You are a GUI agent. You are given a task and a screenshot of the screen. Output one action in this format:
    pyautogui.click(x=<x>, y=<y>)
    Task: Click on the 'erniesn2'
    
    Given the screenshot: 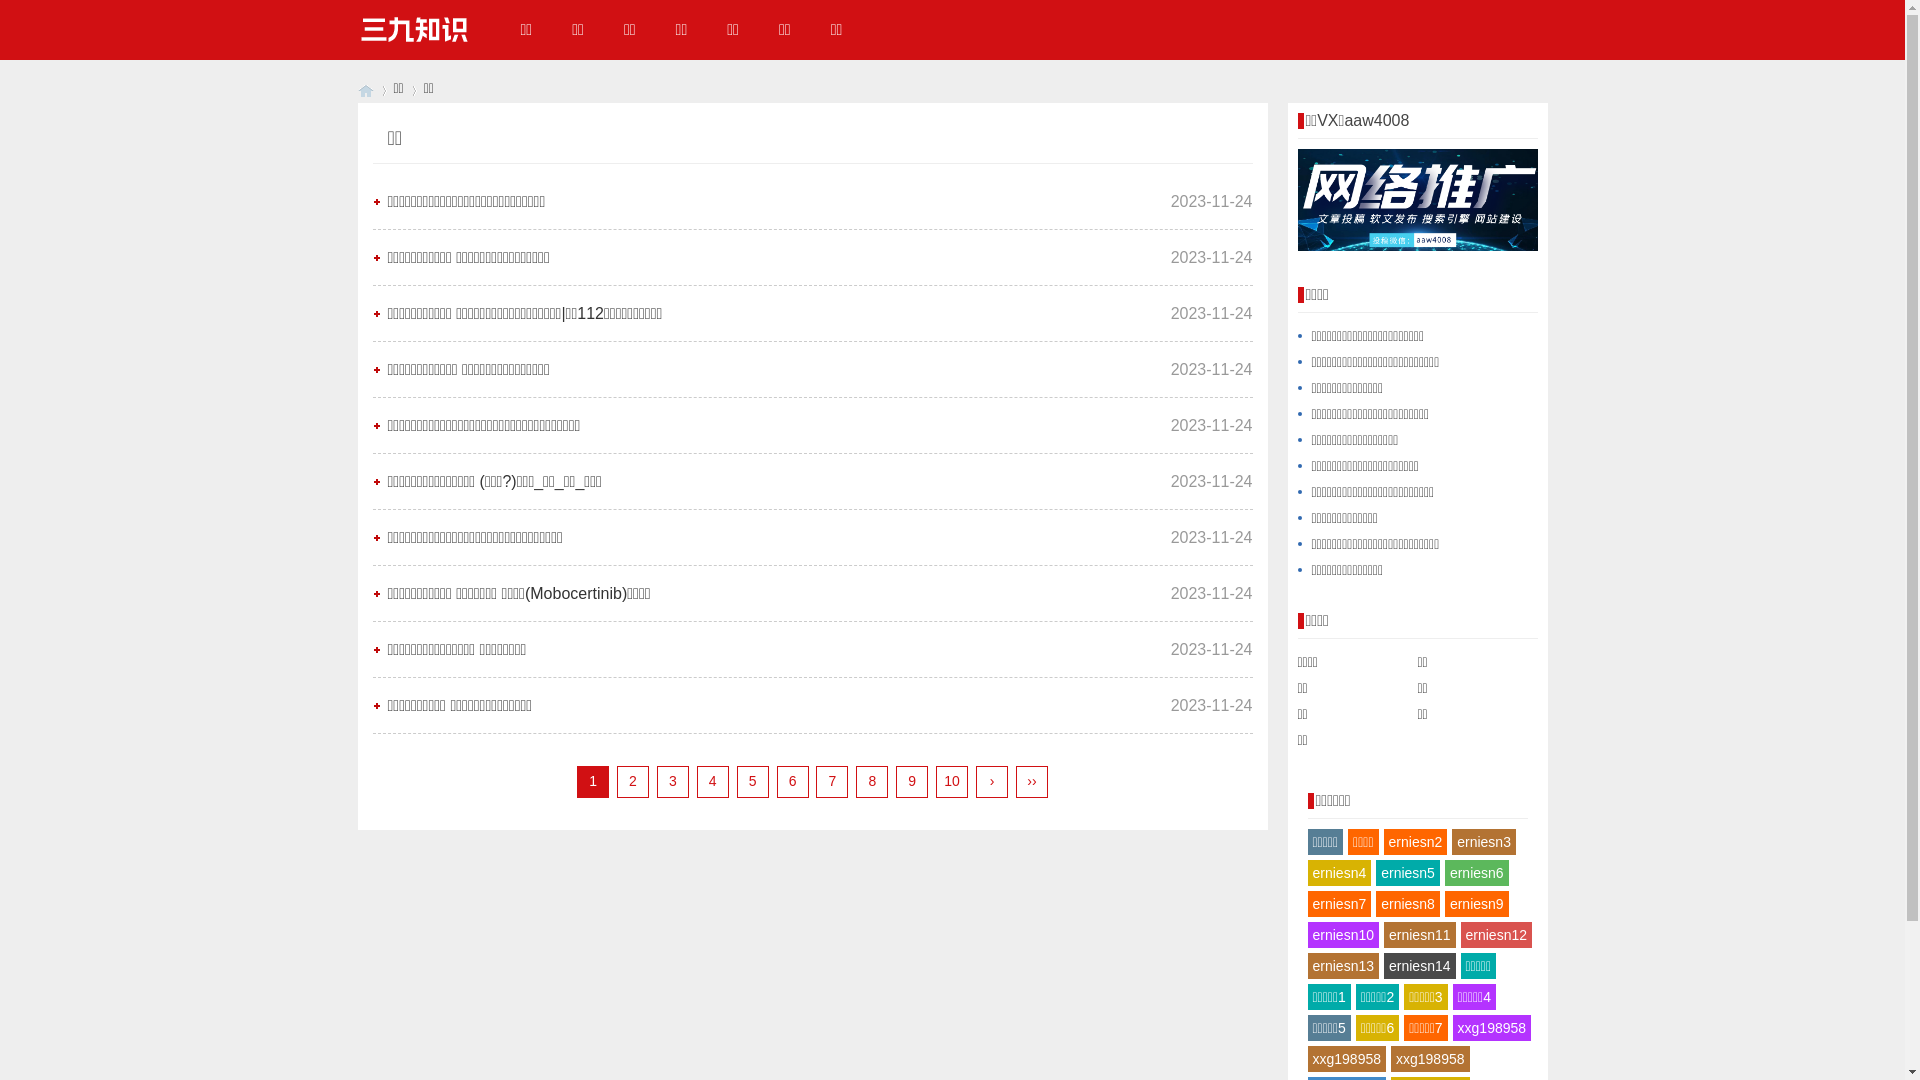 What is the action you would take?
    pyautogui.click(x=1415, y=841)
    